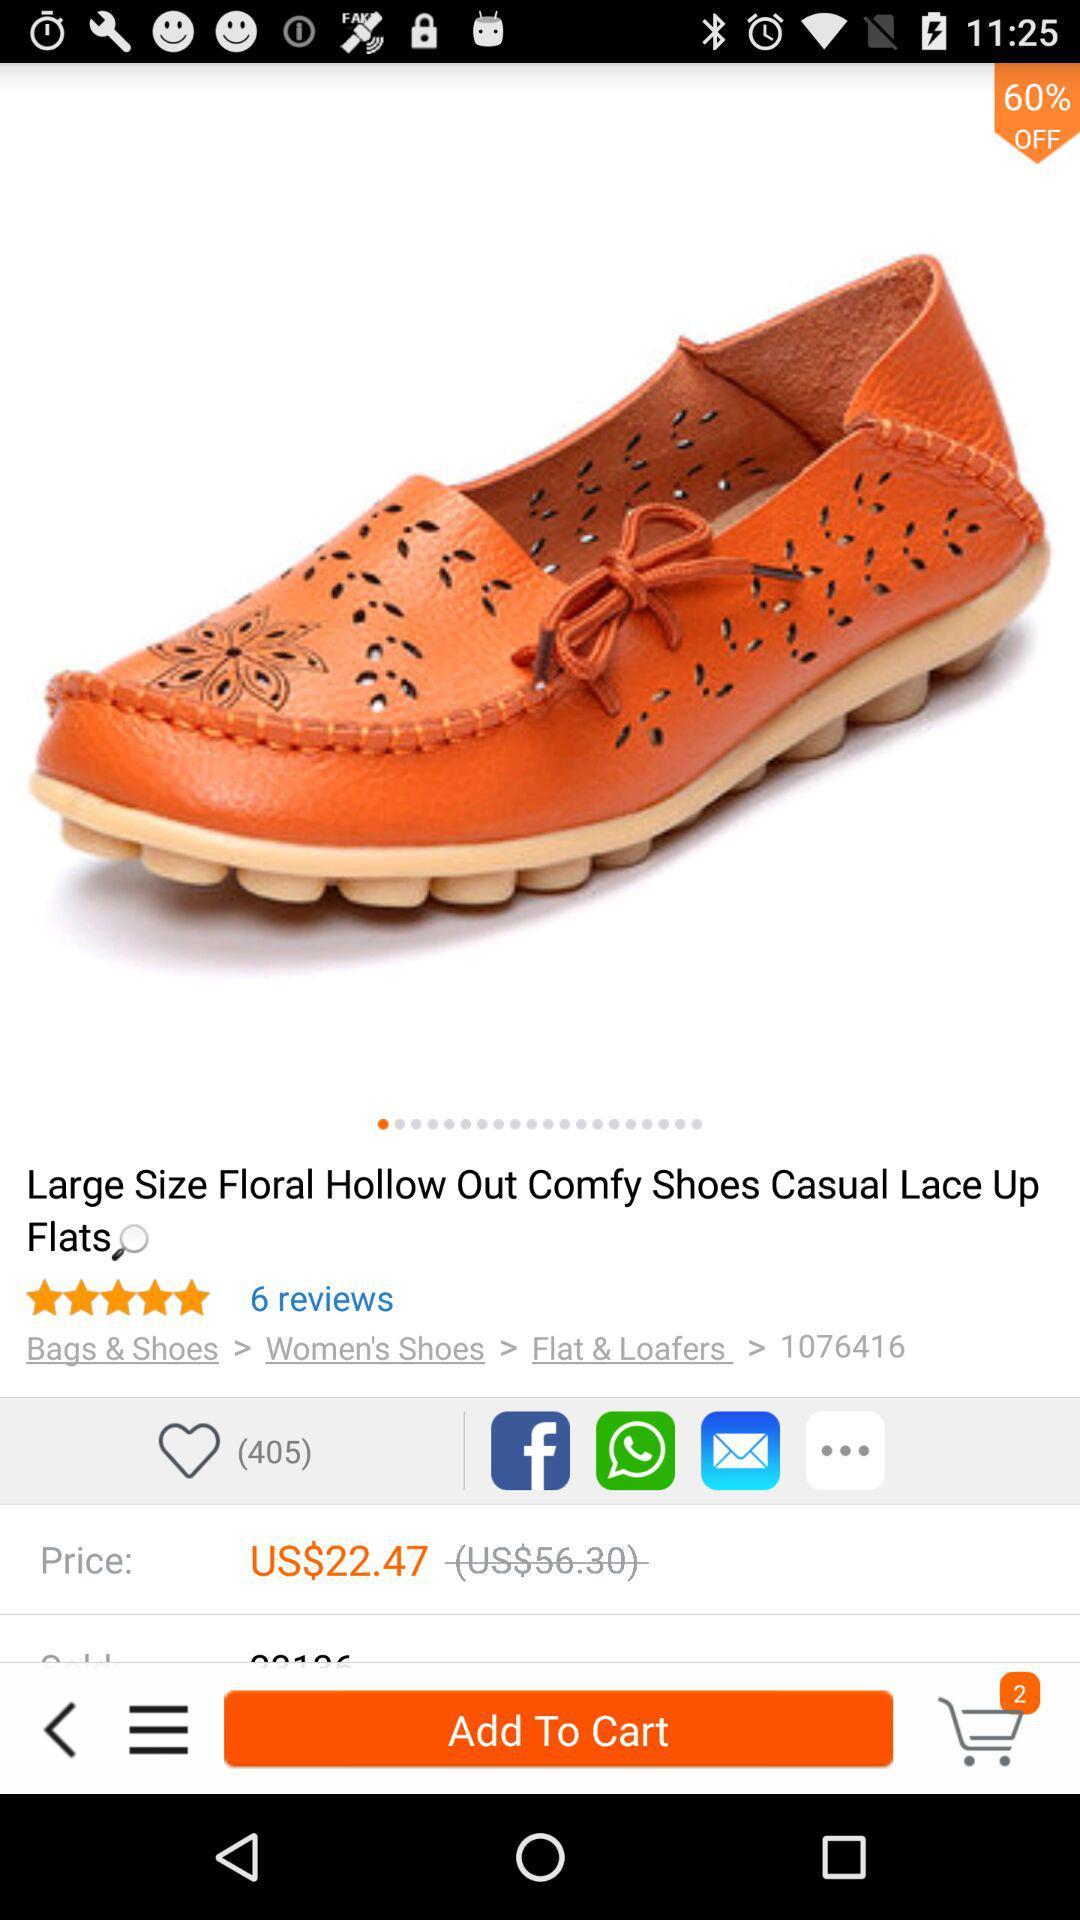  What do you see at coordinates (399, 1124) in the screenshot?
I see `next image` at bounding box center [399, 1124].